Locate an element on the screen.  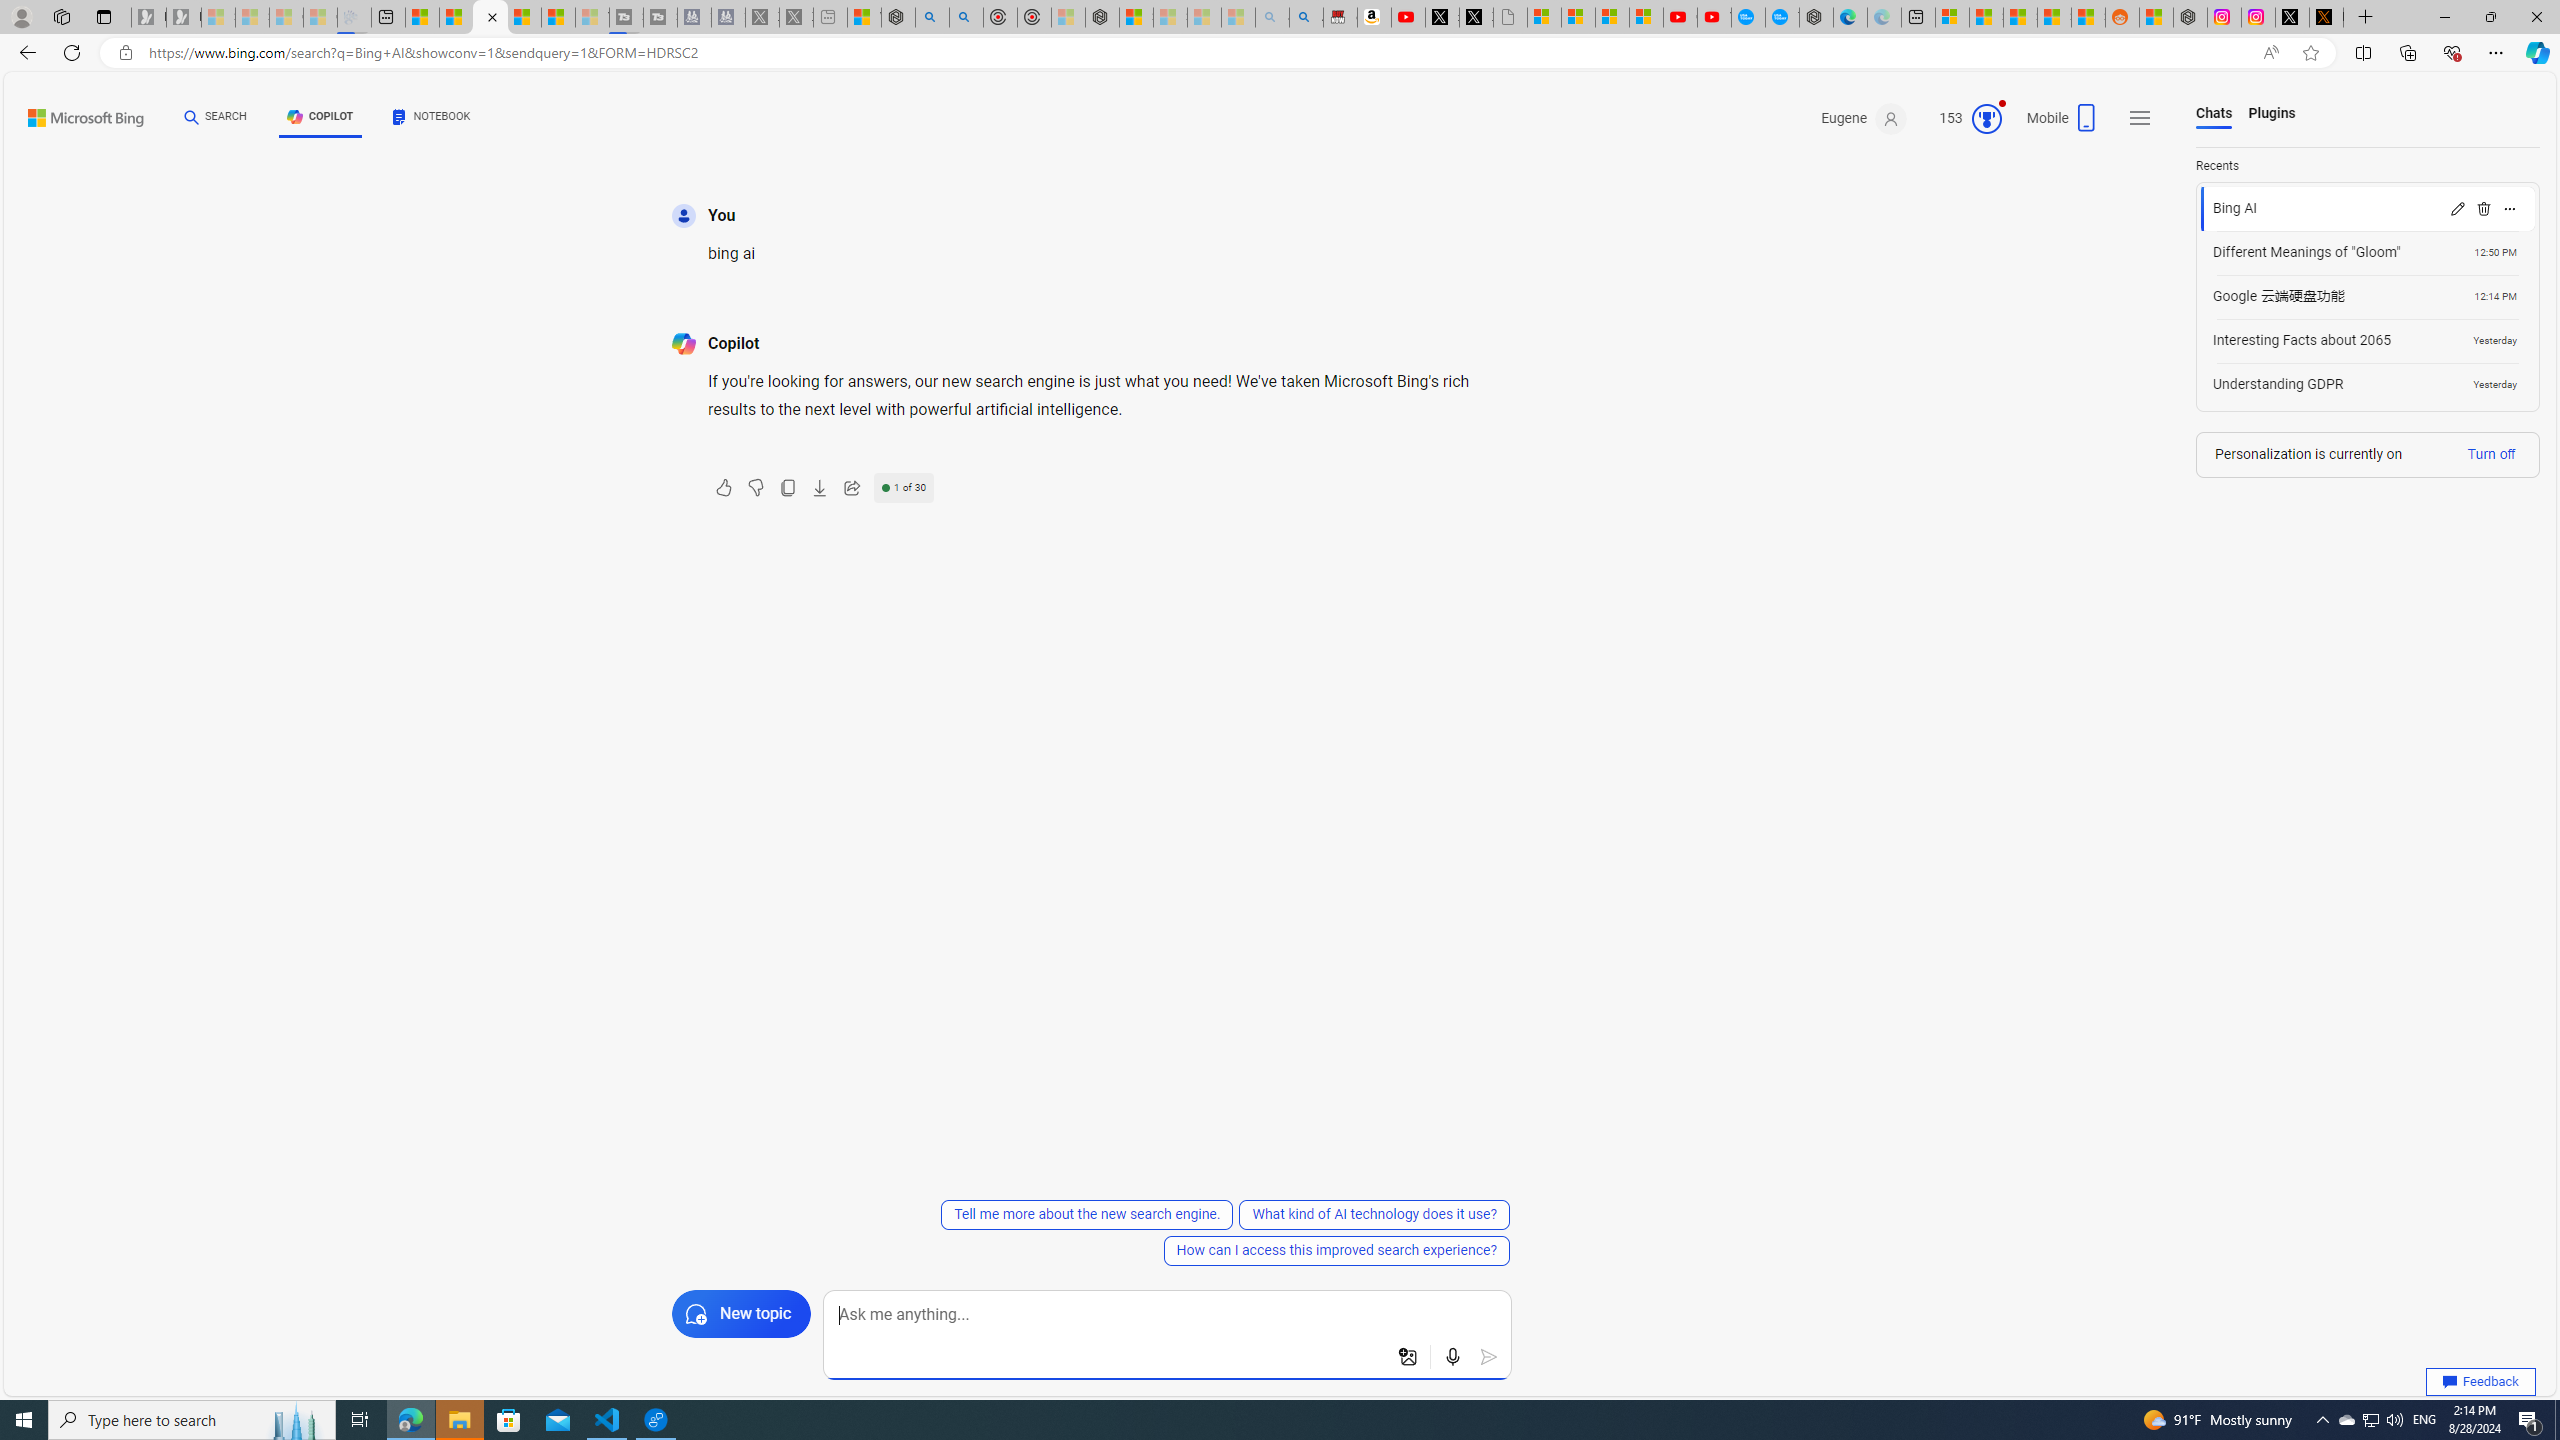
'Tell me more about the new search engine.' is located at coordinates (1088, 1214).